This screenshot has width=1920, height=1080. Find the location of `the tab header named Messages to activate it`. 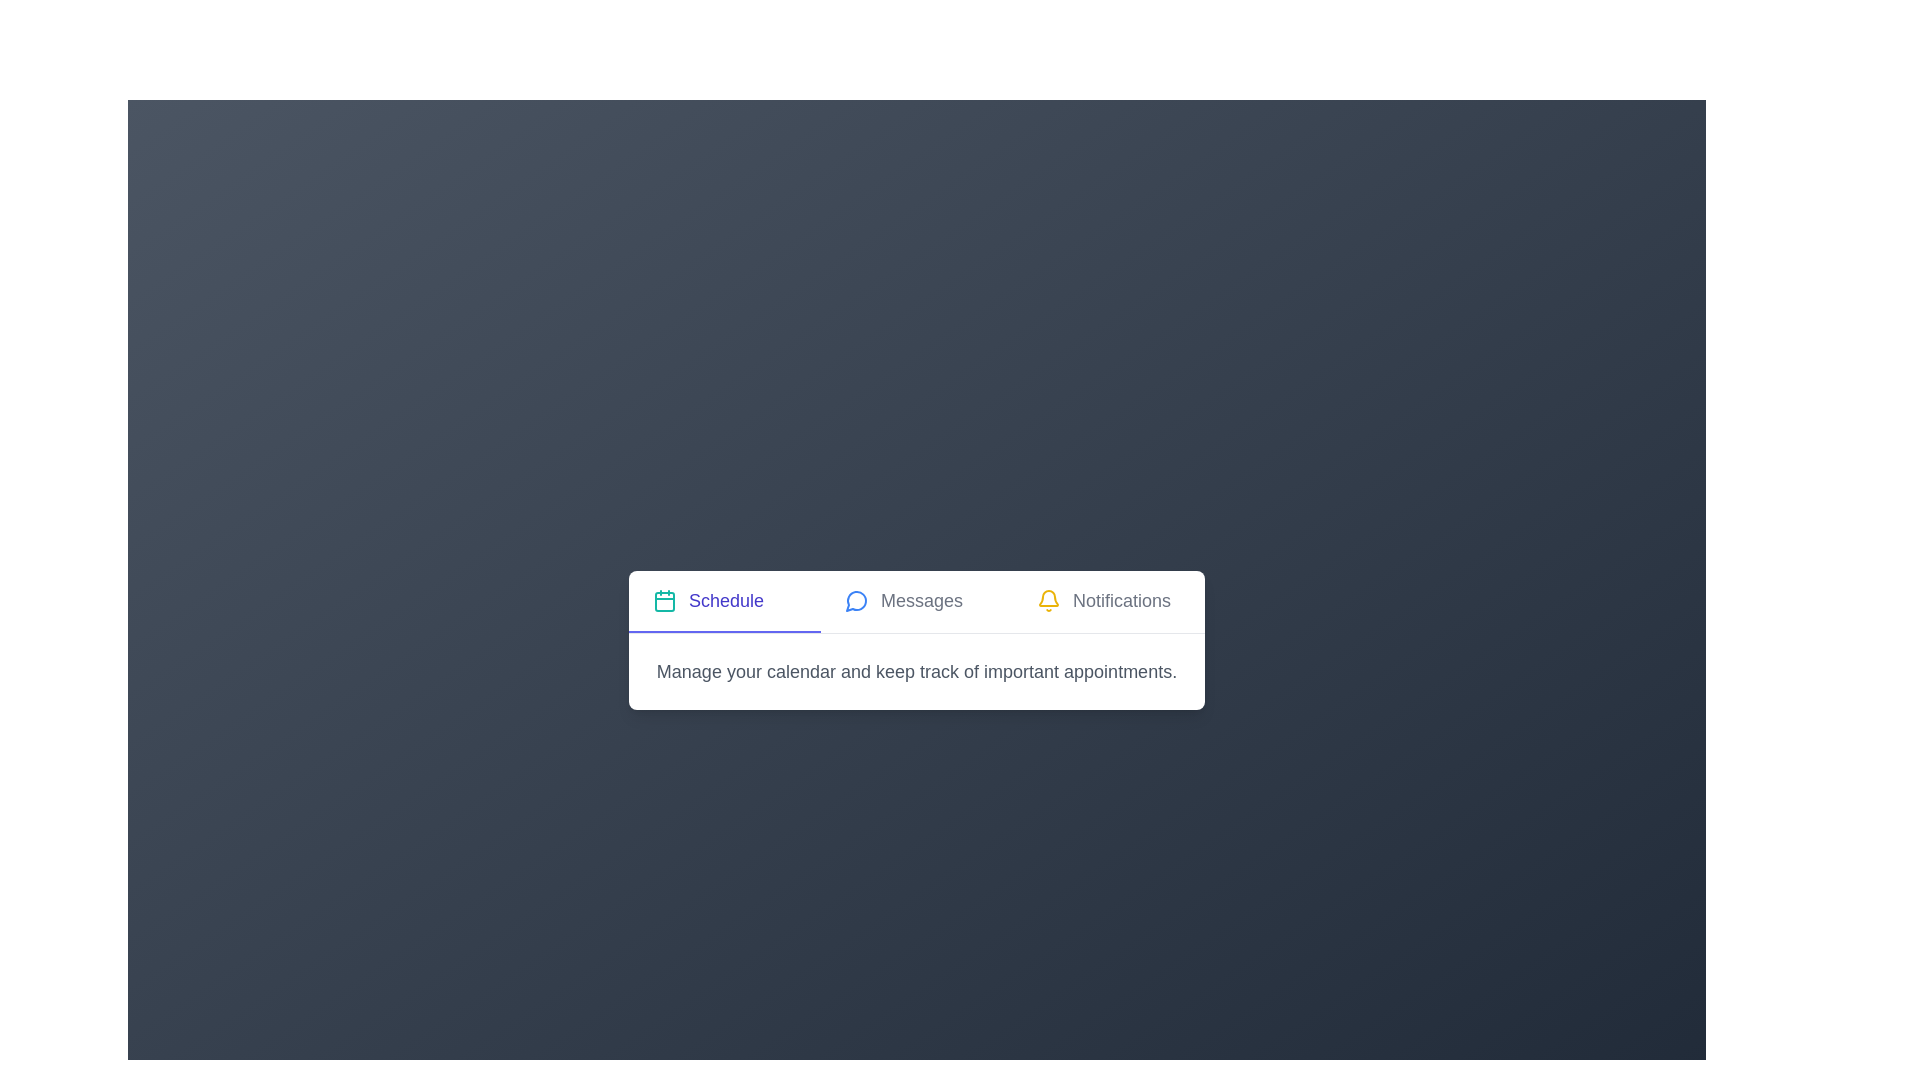

the tab header named Messages to activate it is located at coordinates (915, 600).